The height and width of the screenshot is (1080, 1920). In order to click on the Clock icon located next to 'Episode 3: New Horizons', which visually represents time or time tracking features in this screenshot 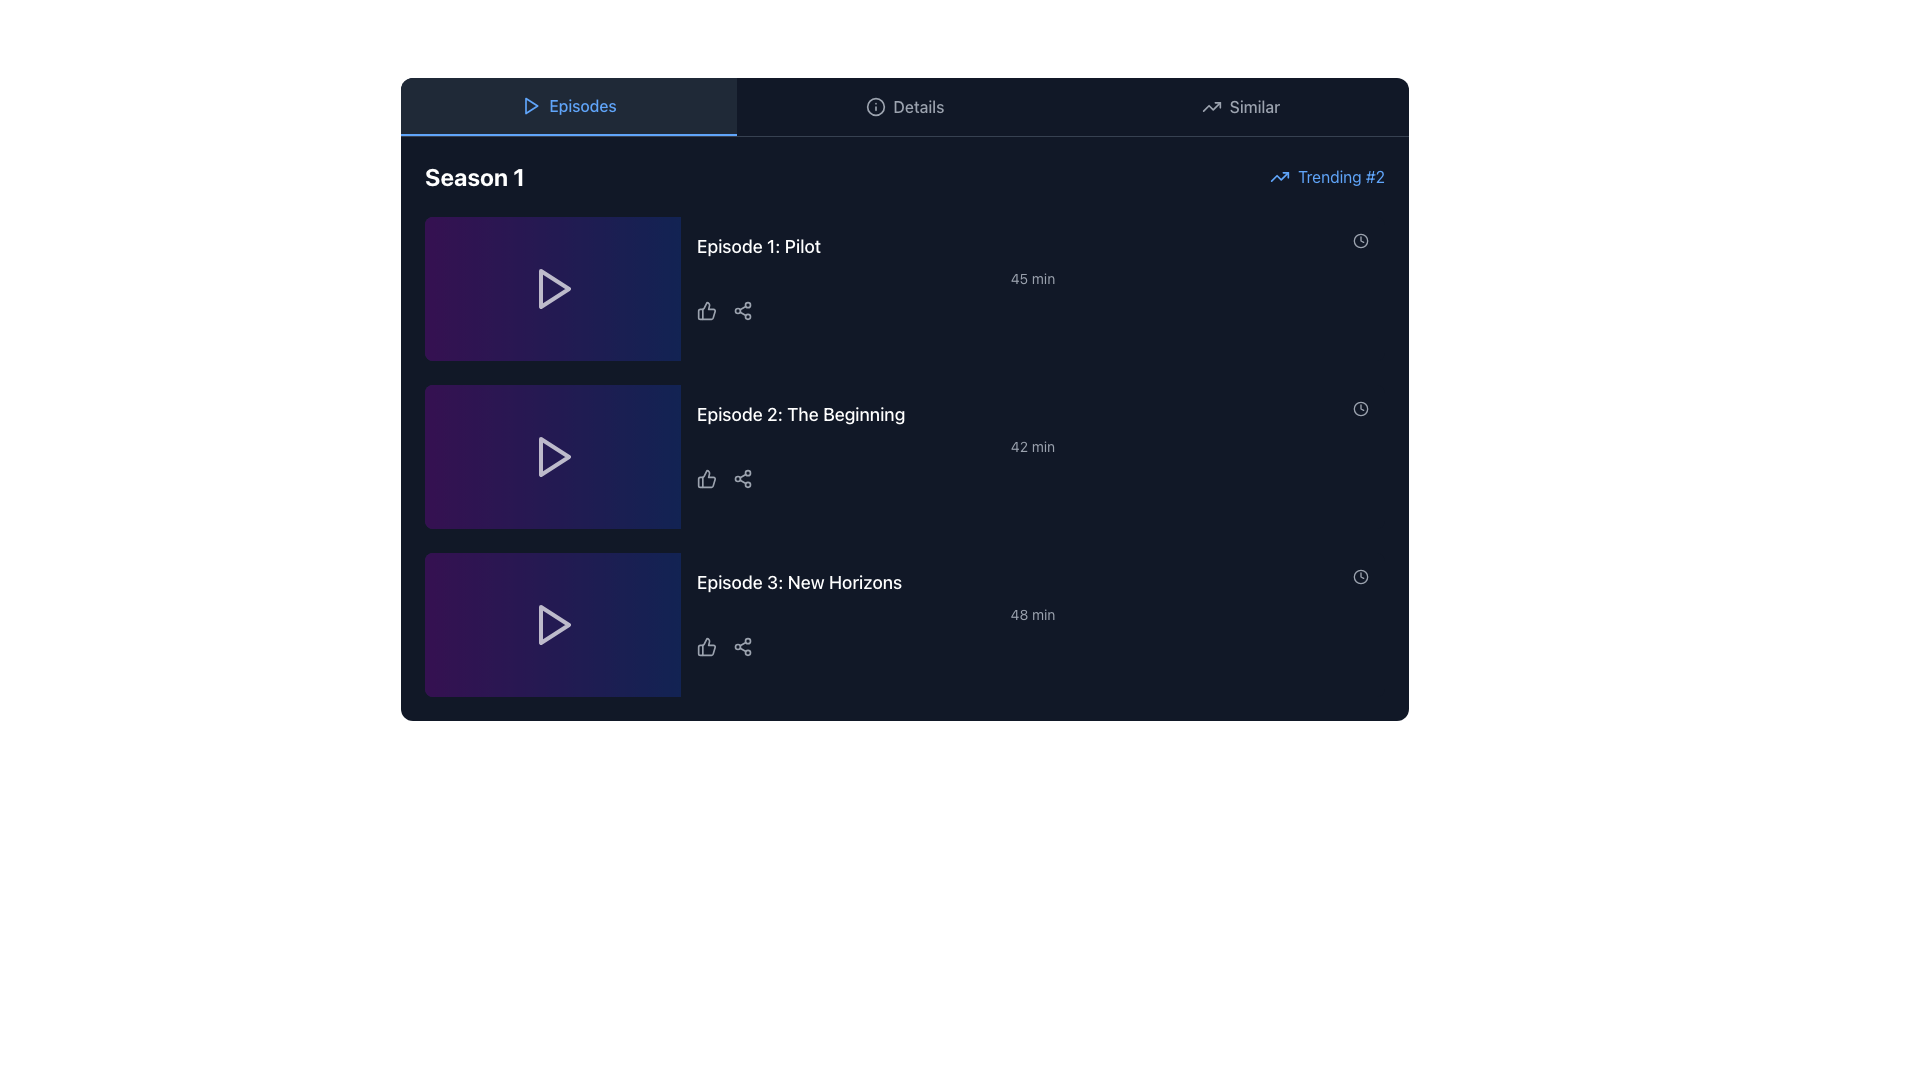, I will do `click(1360, 577)`.